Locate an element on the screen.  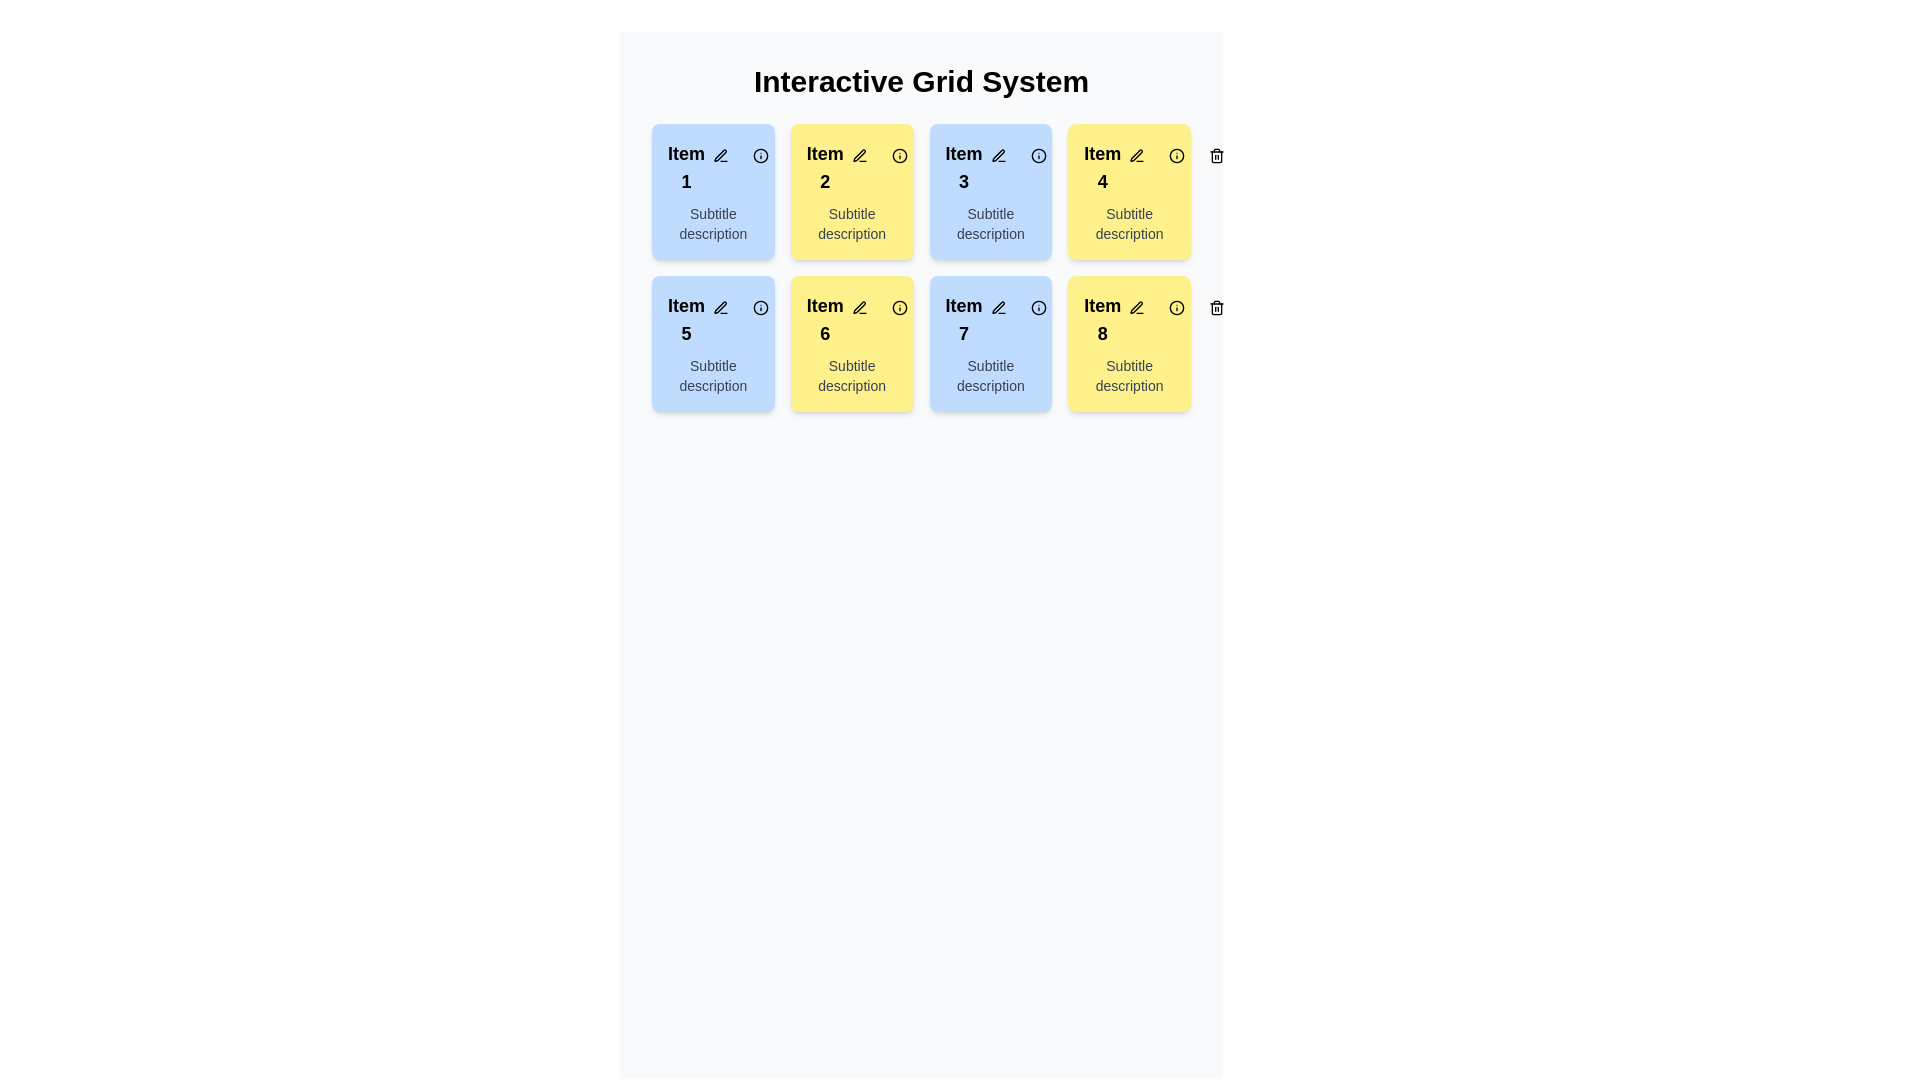
text displayed in the bold label 'Item 3' located at the top-left of a blue-colored rectangular card with rounded corners is located at coordinates (990, 167).